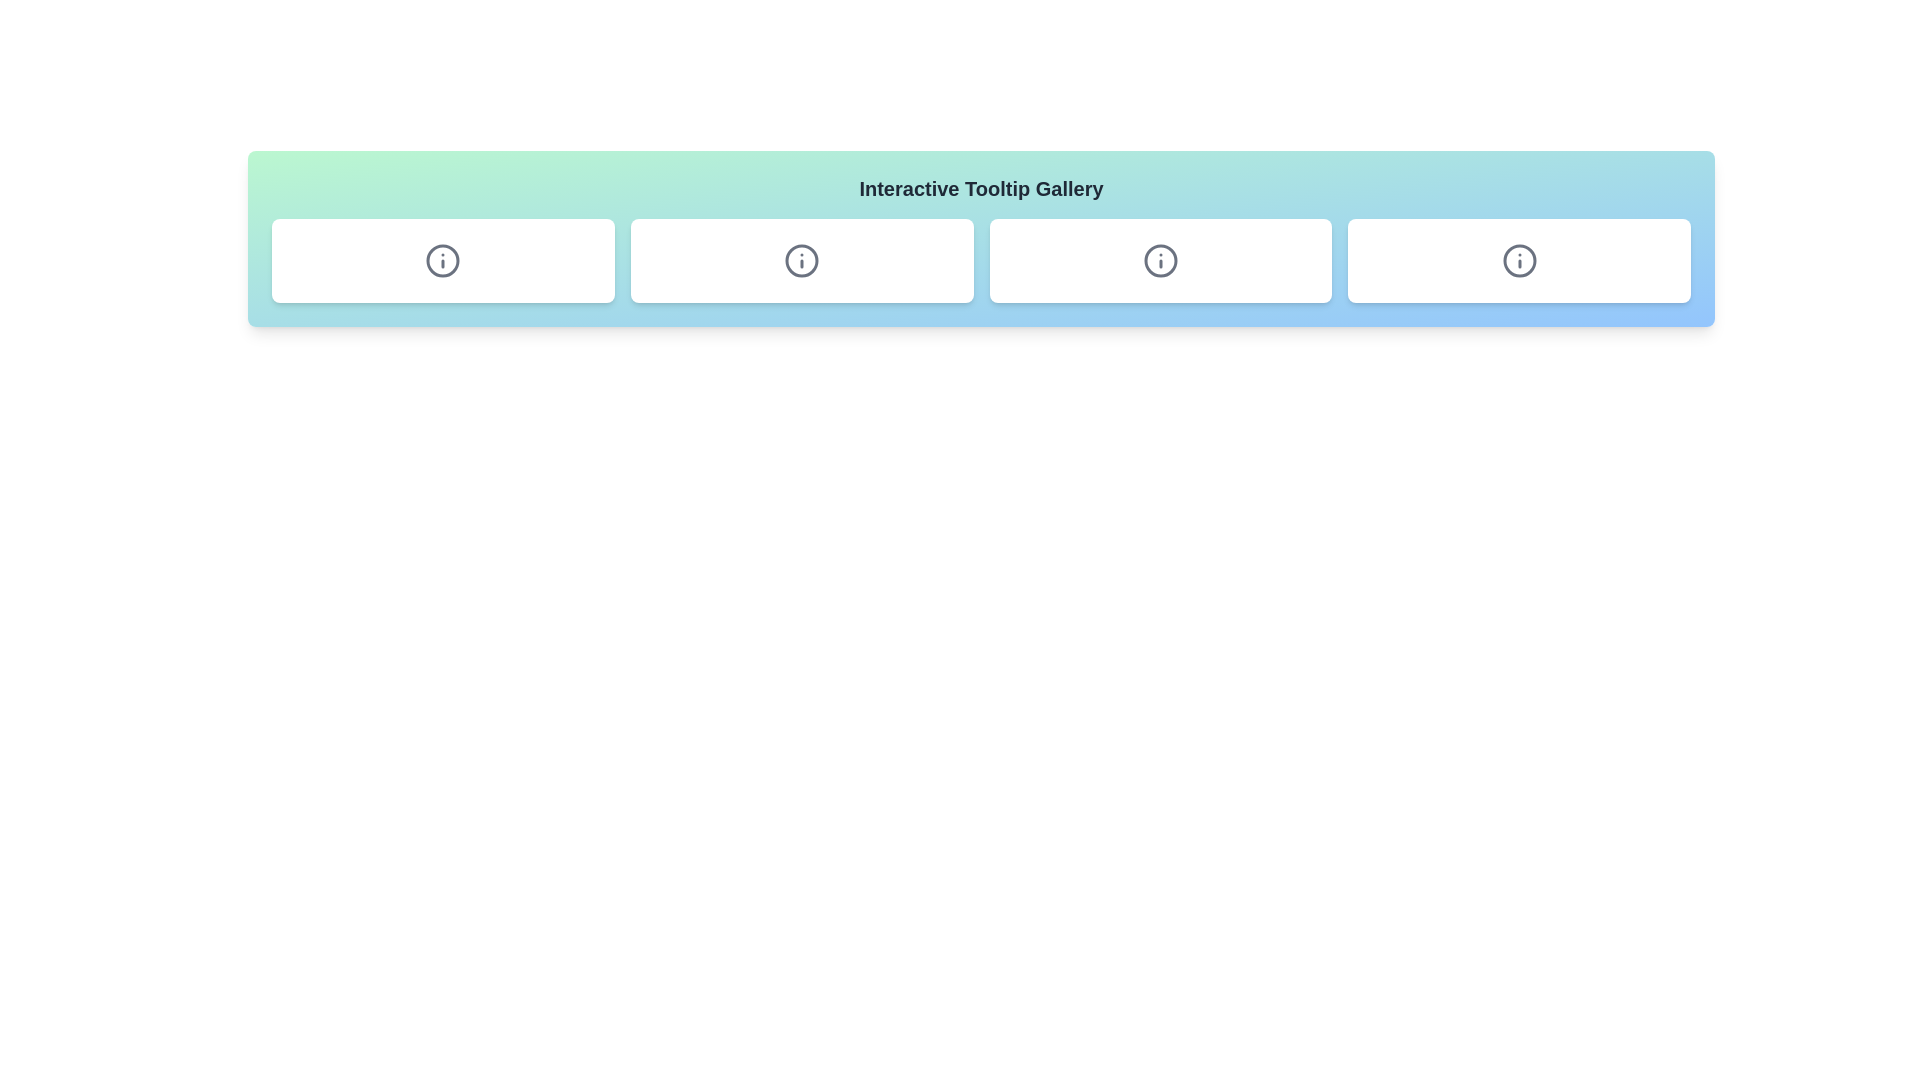  Describe the element at coordinates (442, 260) in the screenshot. I see `the circular SVG graphic element that represents information, located in the second panel from the left` at that location.